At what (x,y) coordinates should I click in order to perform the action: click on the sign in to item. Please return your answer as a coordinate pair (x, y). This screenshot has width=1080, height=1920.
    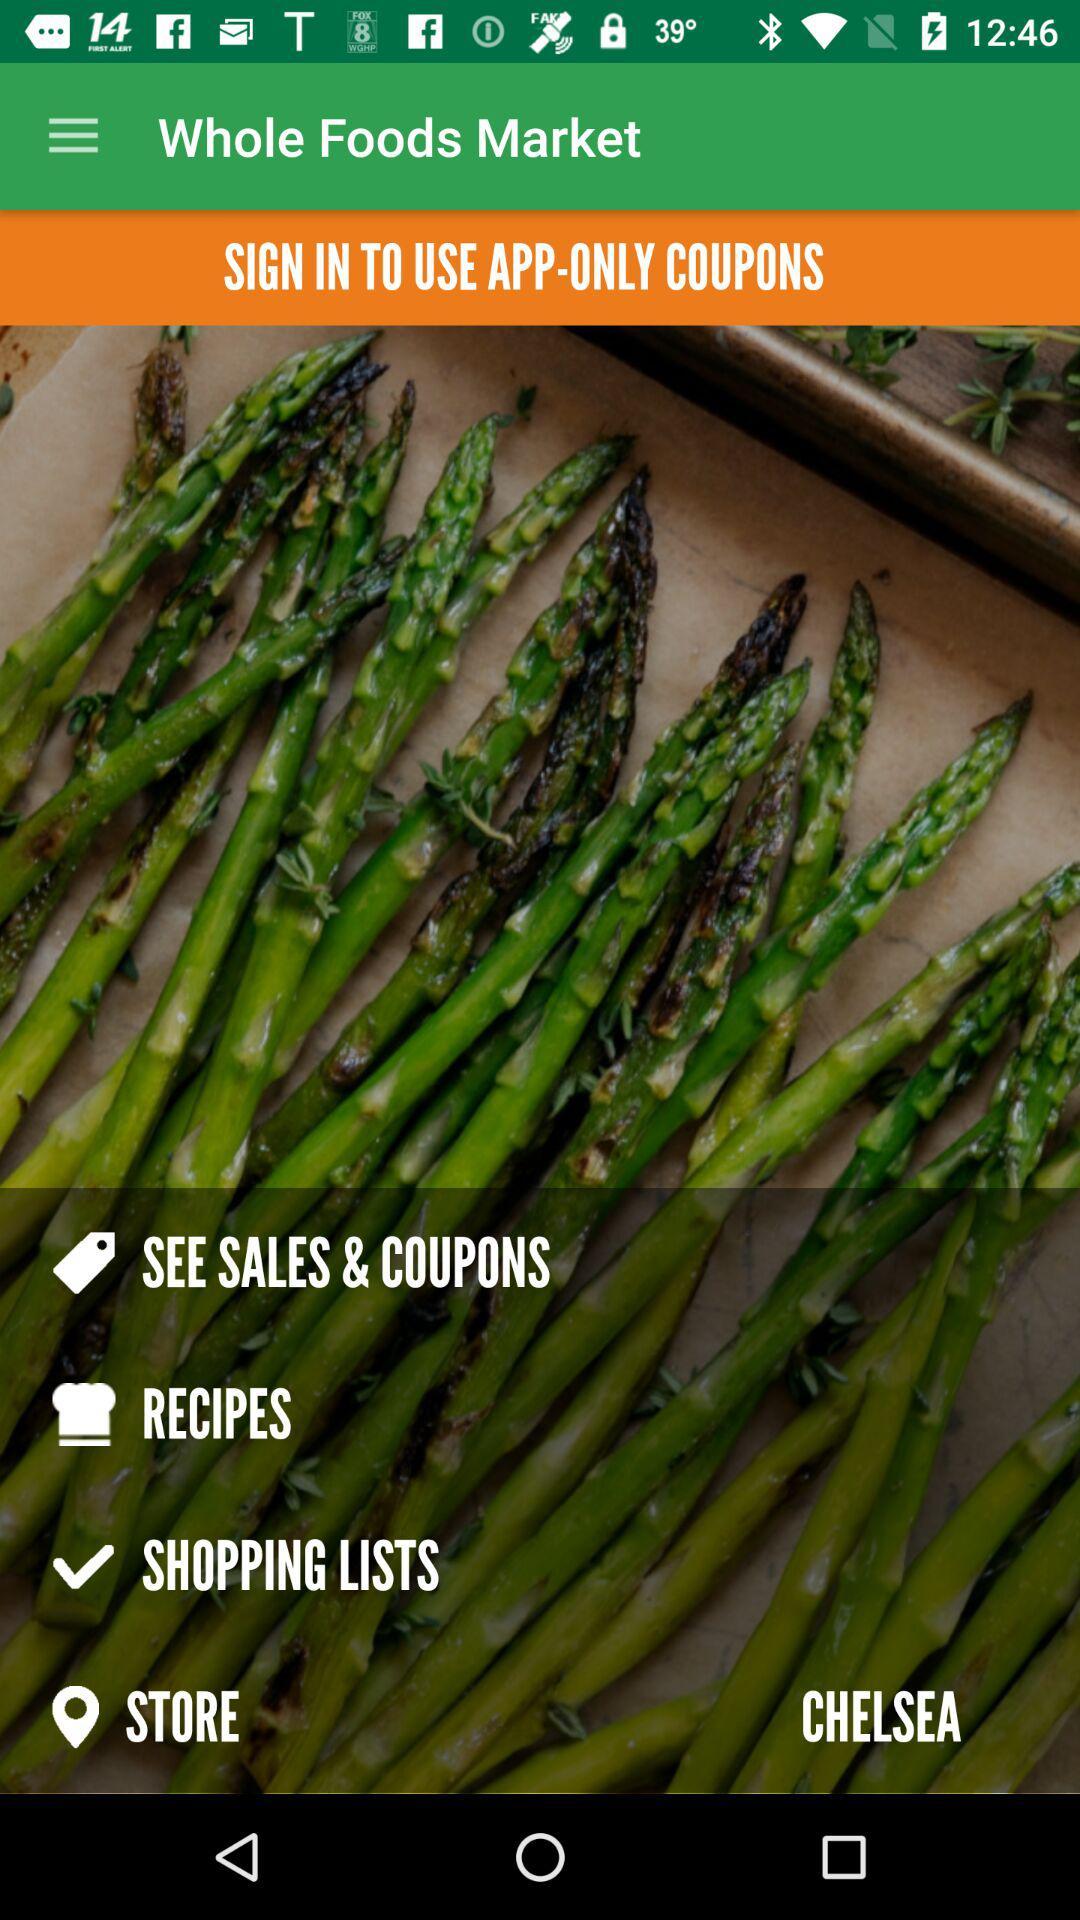
    Looking at the image, I should click on (522, 266).